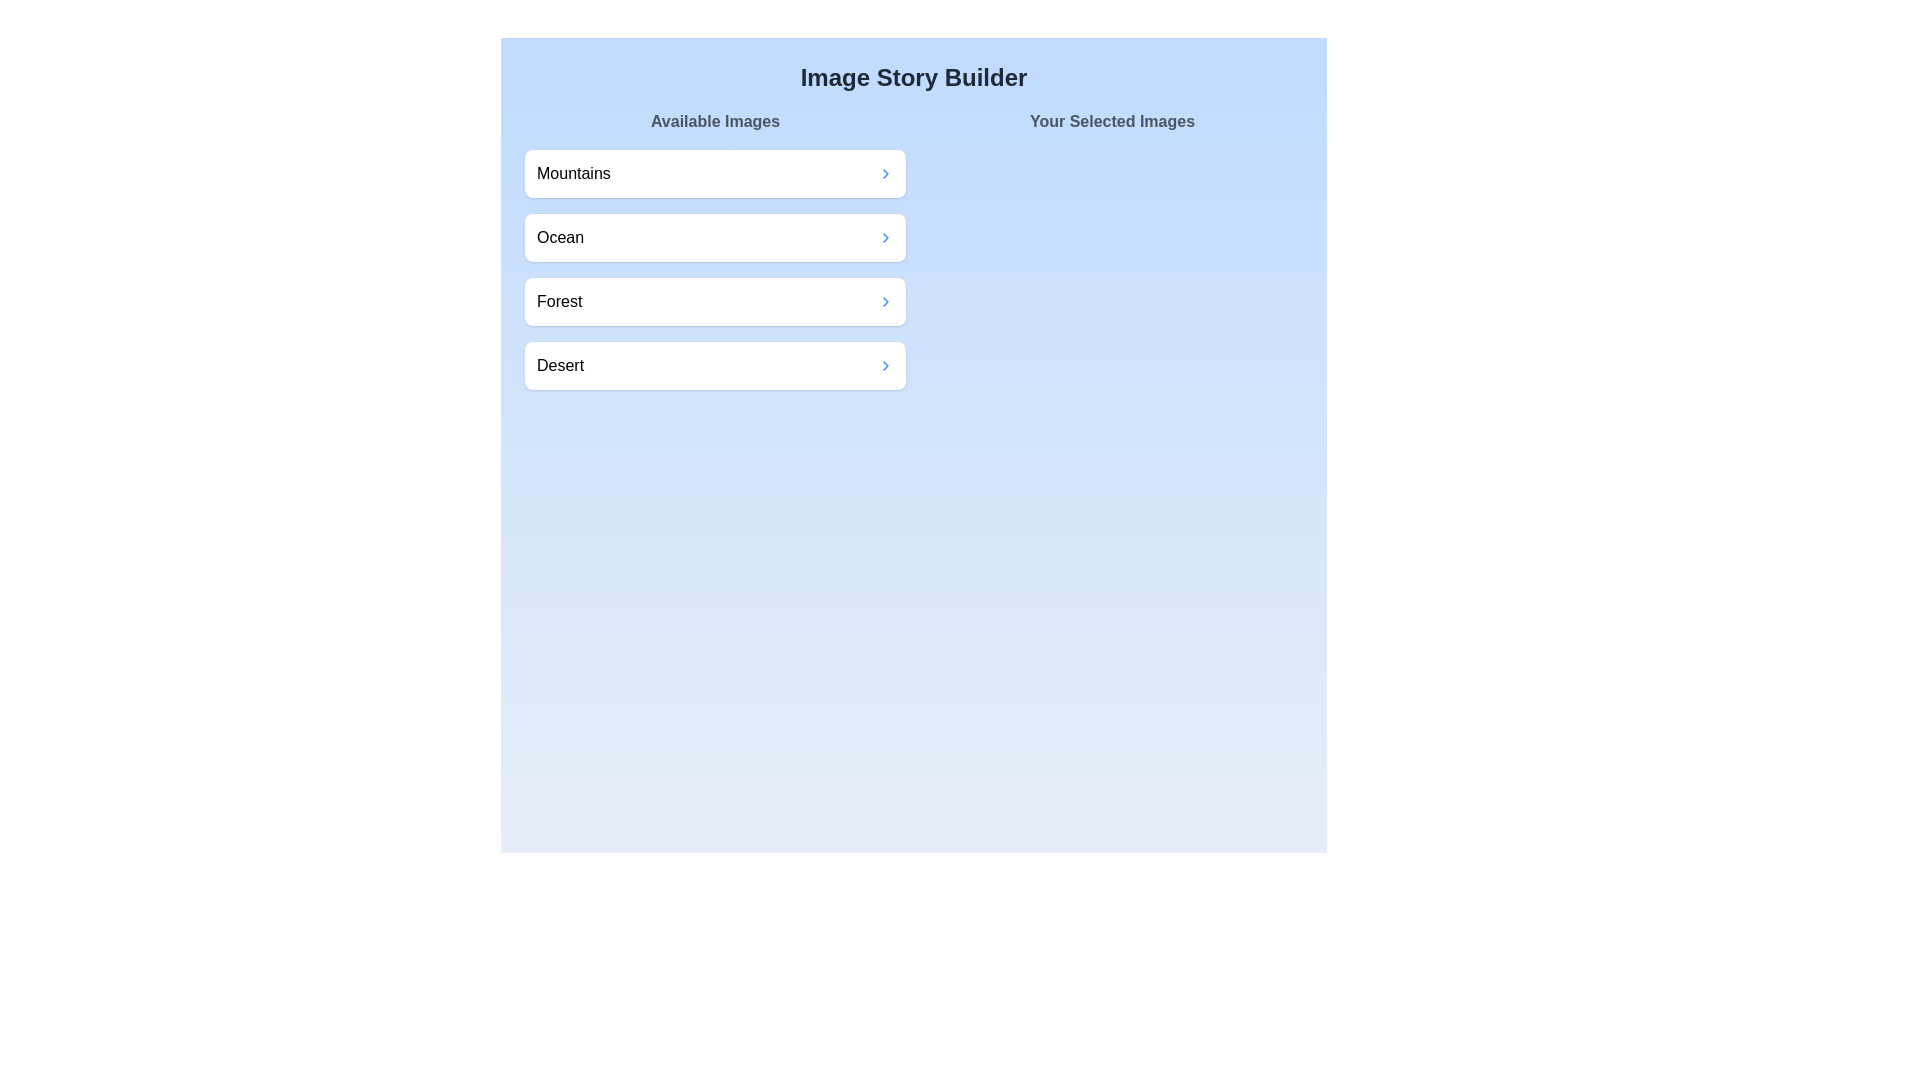 The width and height of the screenshot is (1920, 1080). Describe the element at coordinates (715, 122) in the screenshot. I see `the heading Available Images` at that location.